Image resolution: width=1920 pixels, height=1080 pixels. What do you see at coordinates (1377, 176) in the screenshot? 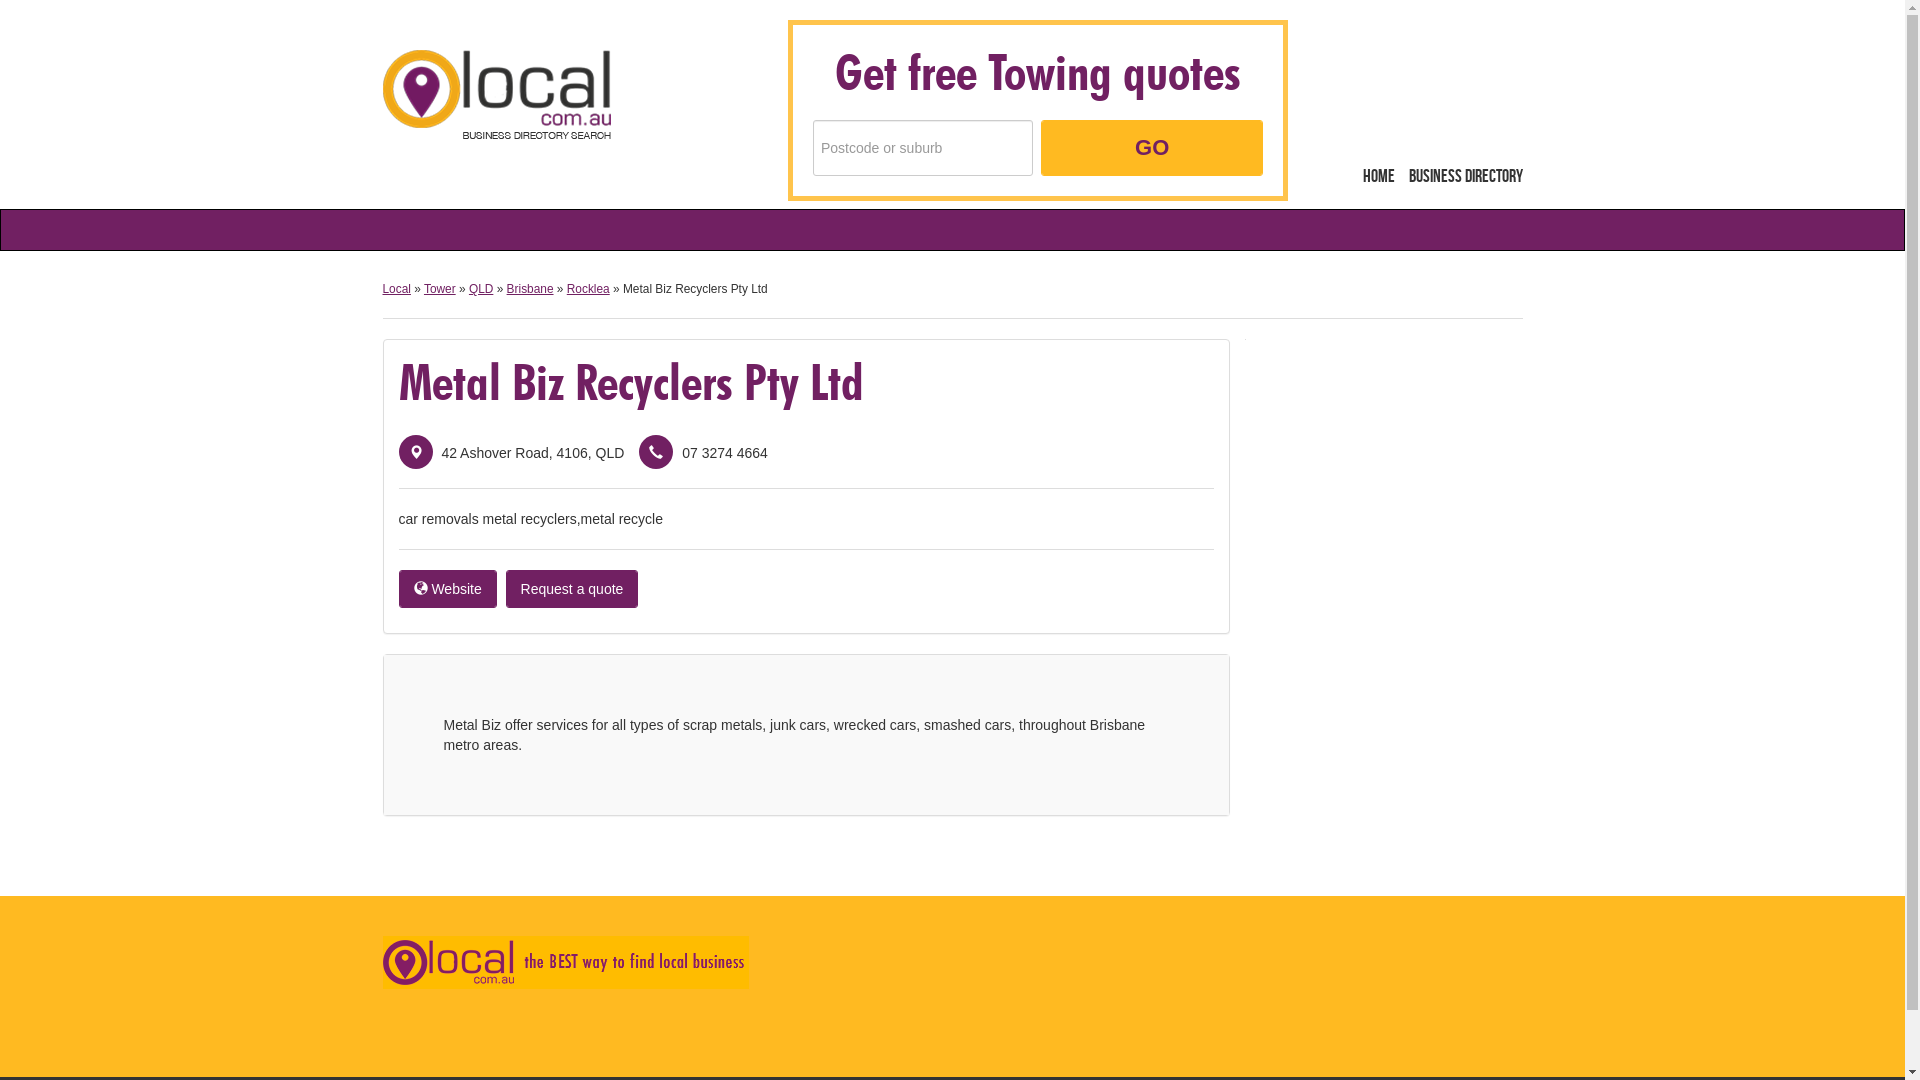
I see `'Home'` at bounding box center [1377, 176].